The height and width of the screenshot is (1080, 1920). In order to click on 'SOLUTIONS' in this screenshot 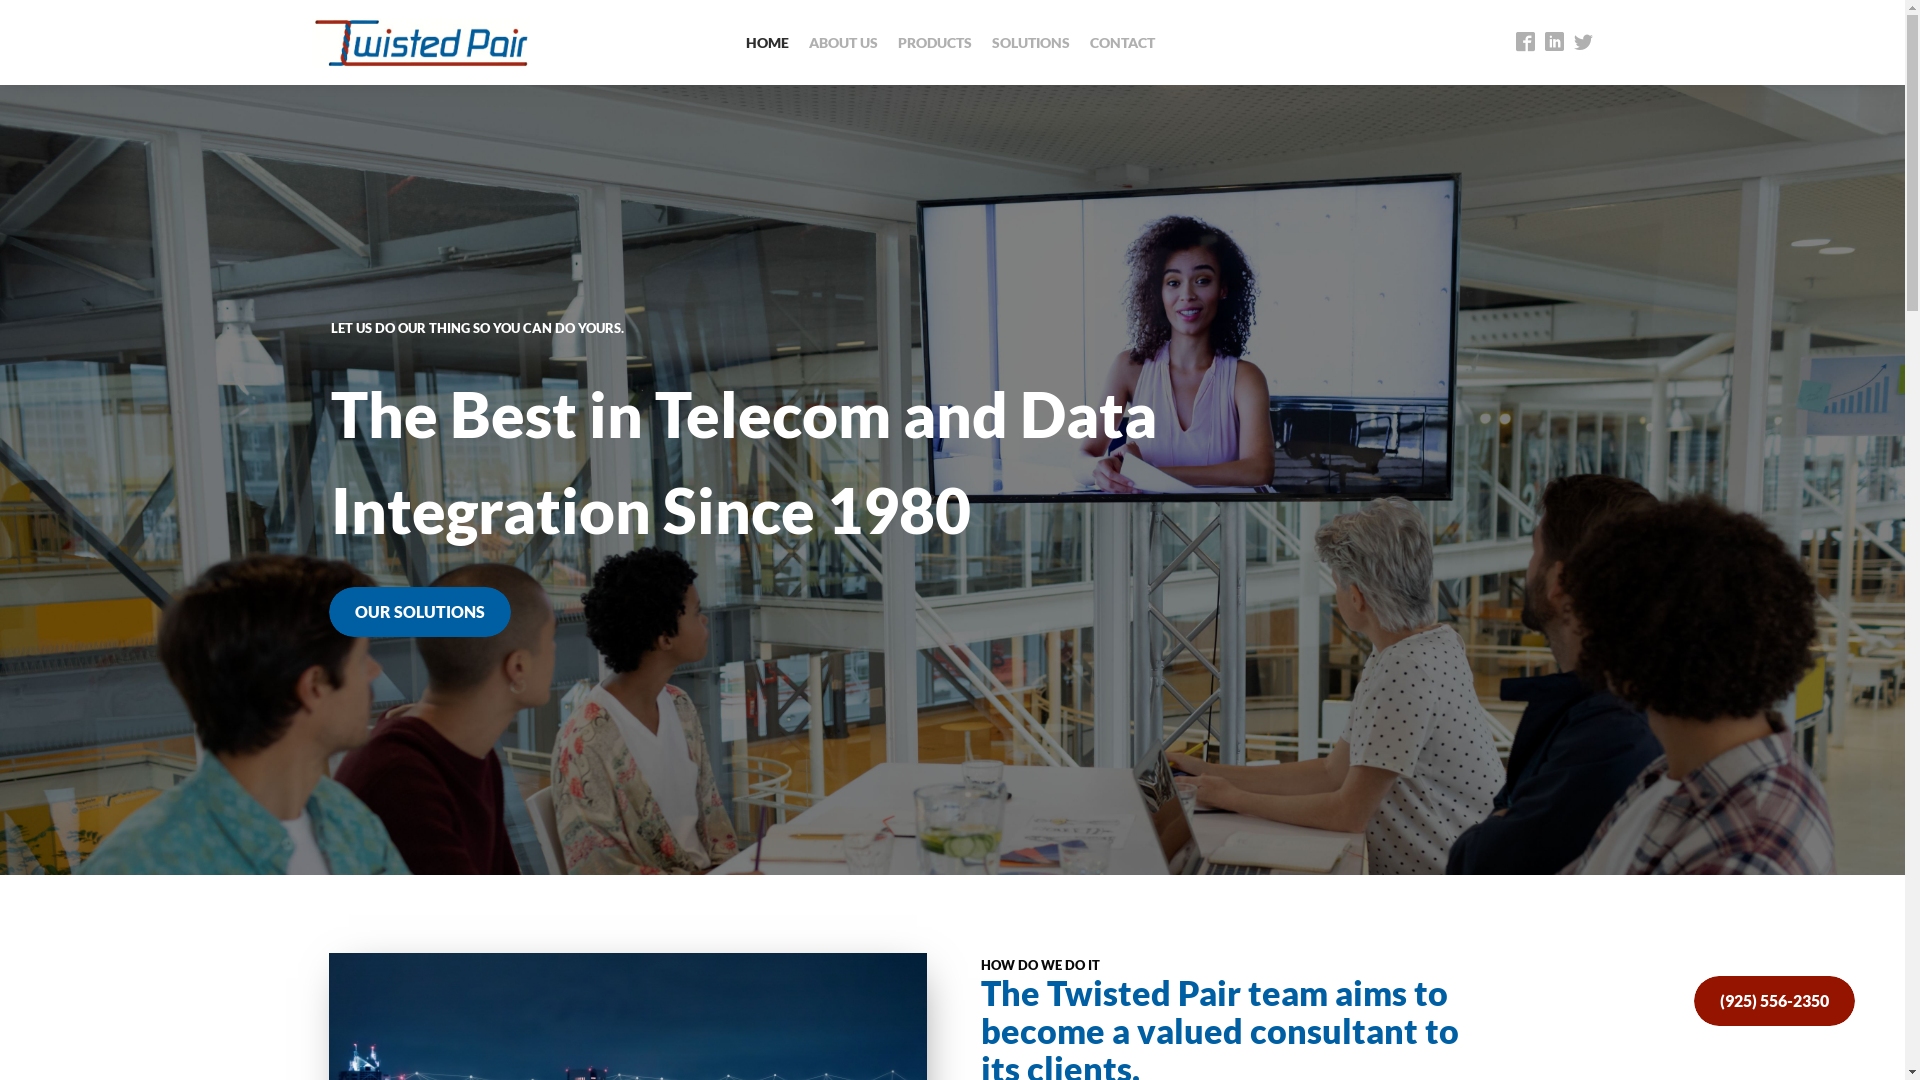, I will do `click(1031, 42)`.